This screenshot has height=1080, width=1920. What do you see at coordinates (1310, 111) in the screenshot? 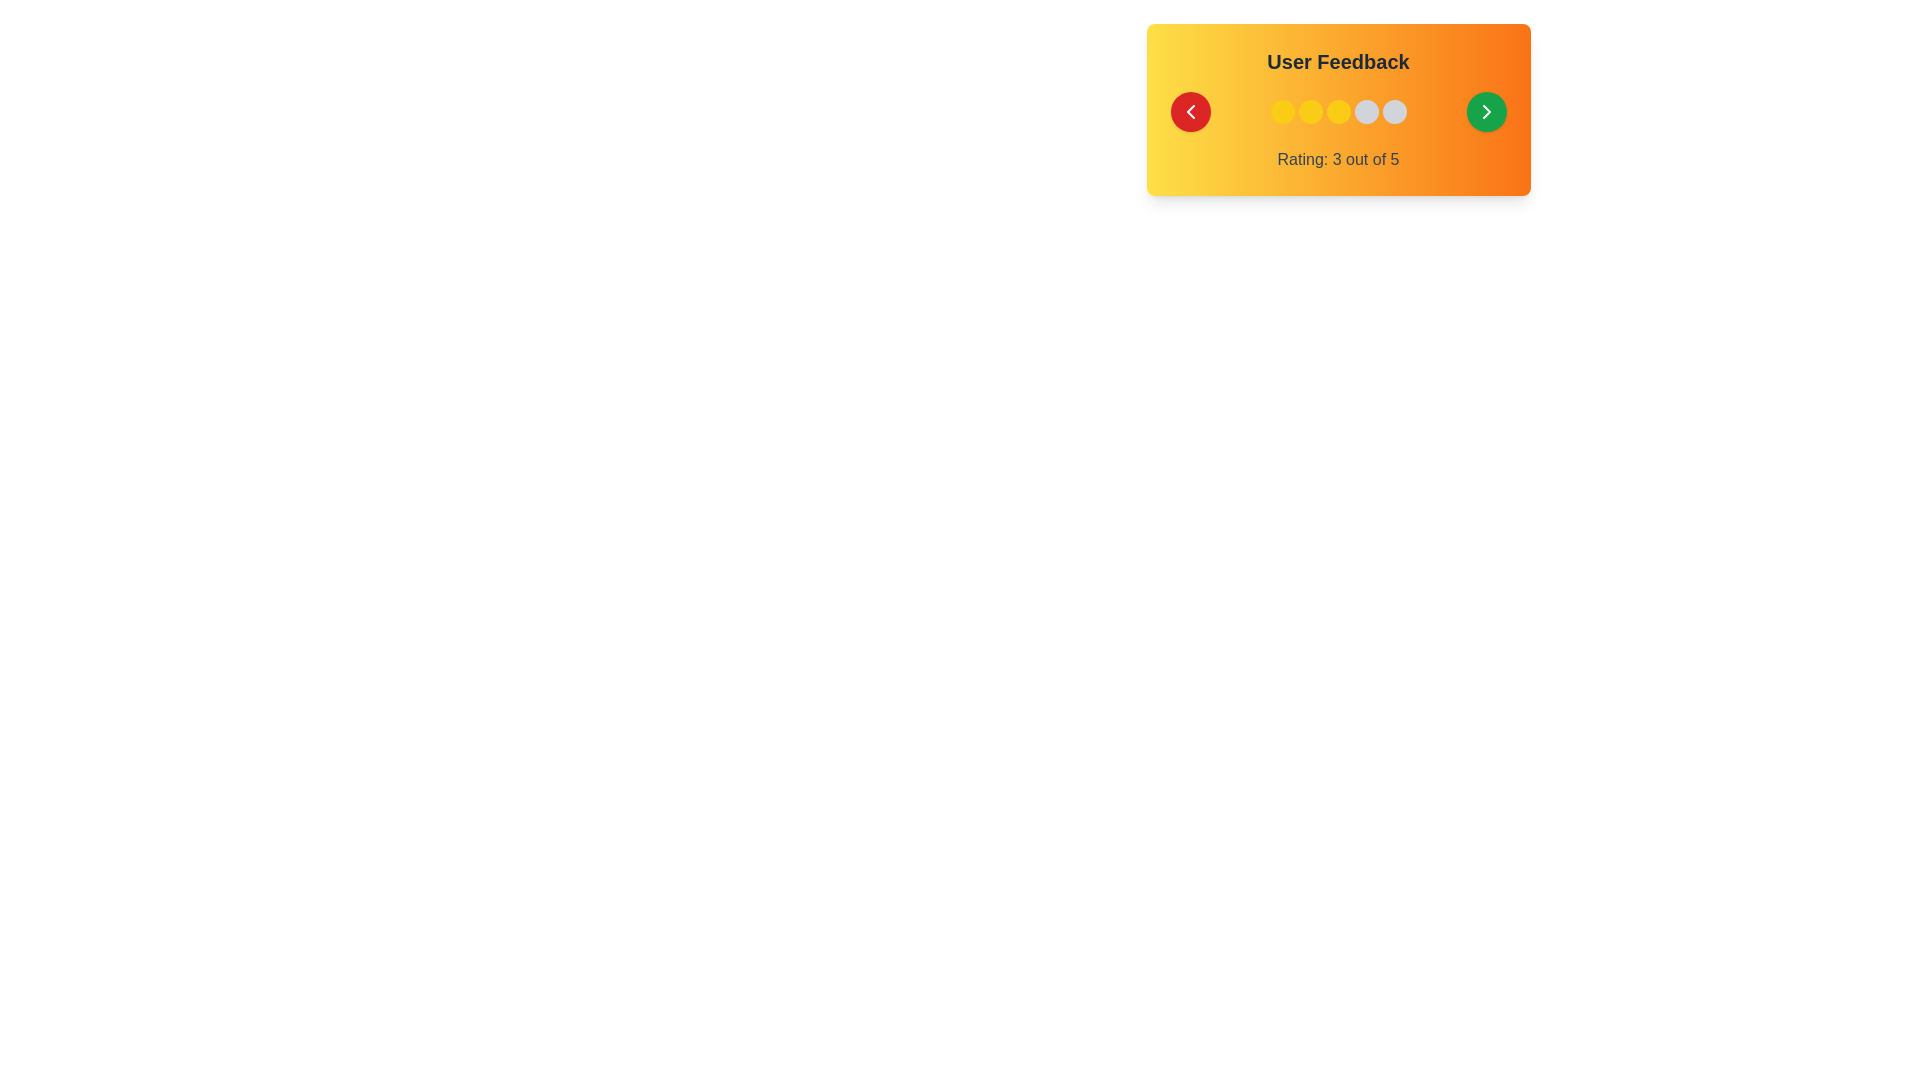
I see `the second circular rating option in the rating component located beneath the 'User Feedback' title` at bounding box center [1310, 111].